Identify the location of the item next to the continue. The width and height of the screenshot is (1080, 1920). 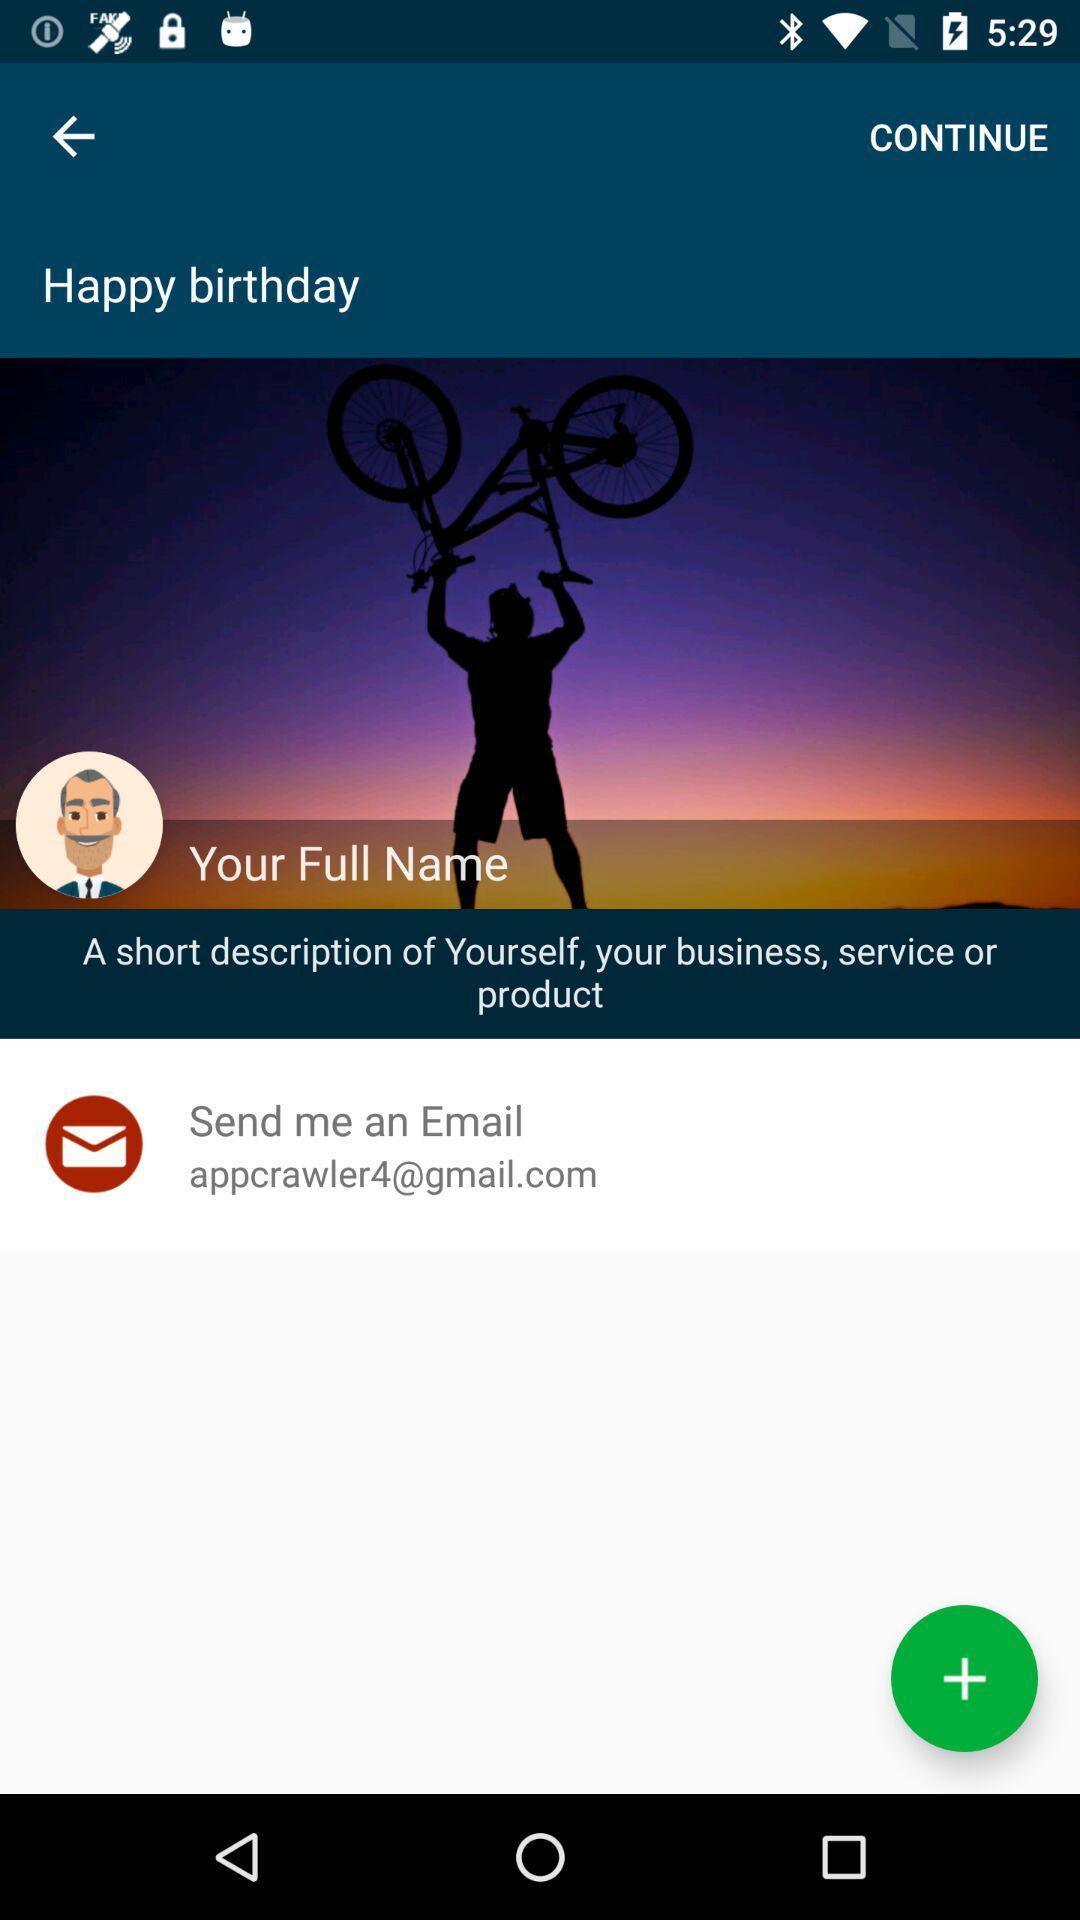
(72, 135).